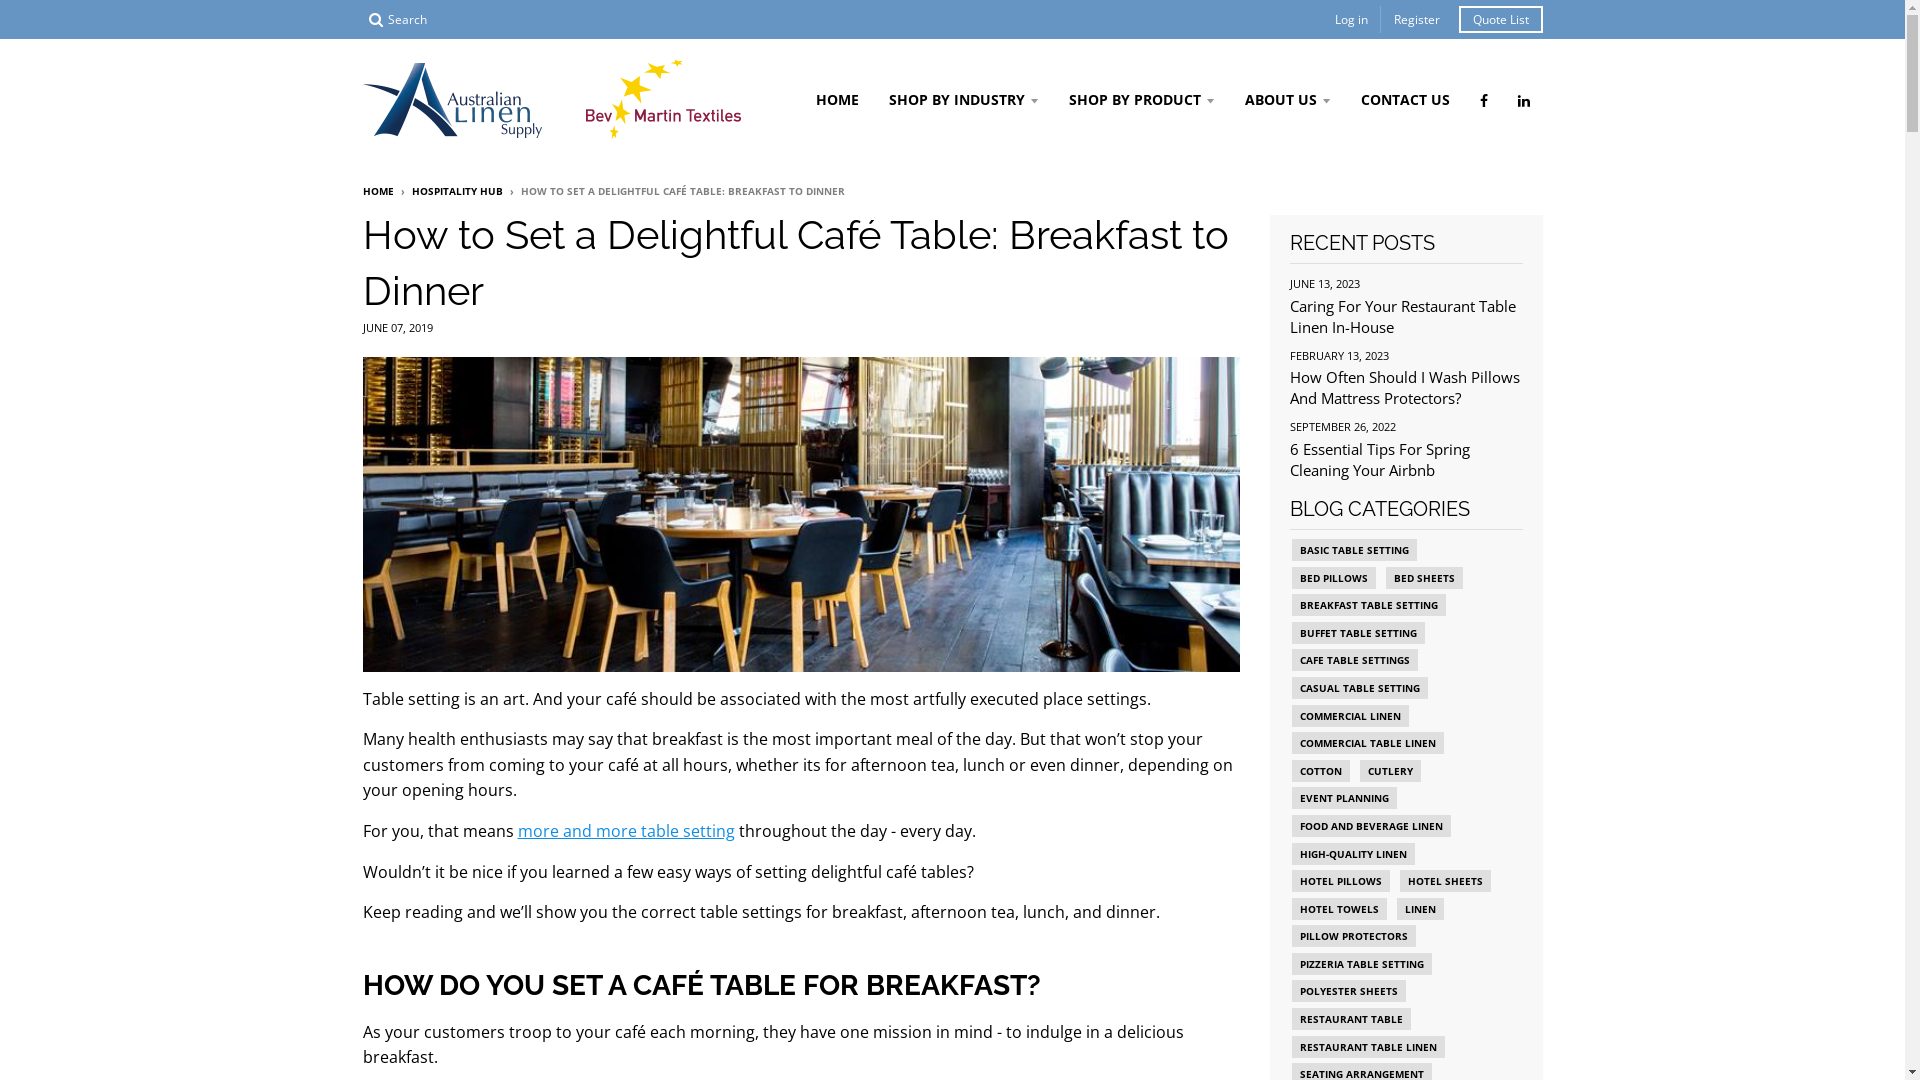 The height and width of the screenshot is (1080, 1920). Describe the element at coordinates (1445, 879) in the screenshot. I see `'HOTEL SHEETS'` at that location.